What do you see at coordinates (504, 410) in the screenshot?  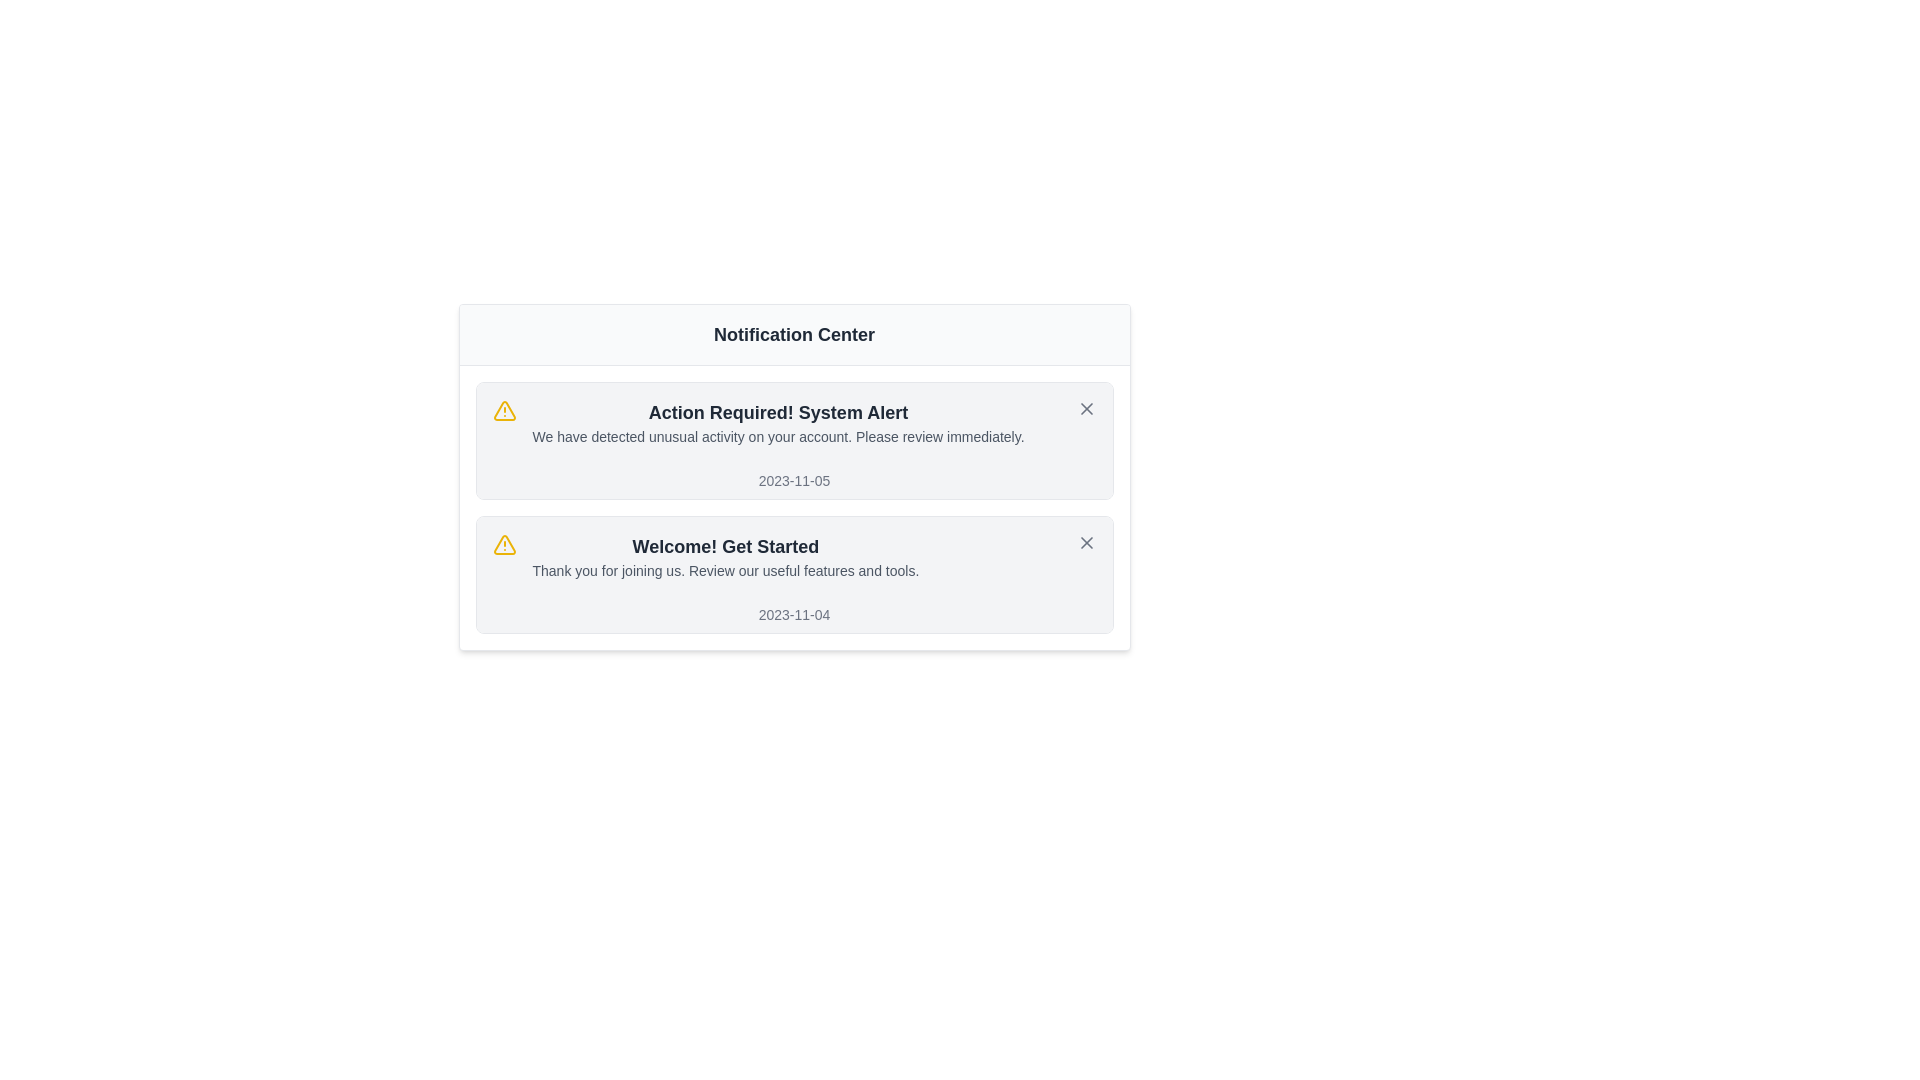 I see `the warning or alert icon located at the leftmost part of the notification box titled 'Action Required! System Alert'` at bounding box center [504, 410].